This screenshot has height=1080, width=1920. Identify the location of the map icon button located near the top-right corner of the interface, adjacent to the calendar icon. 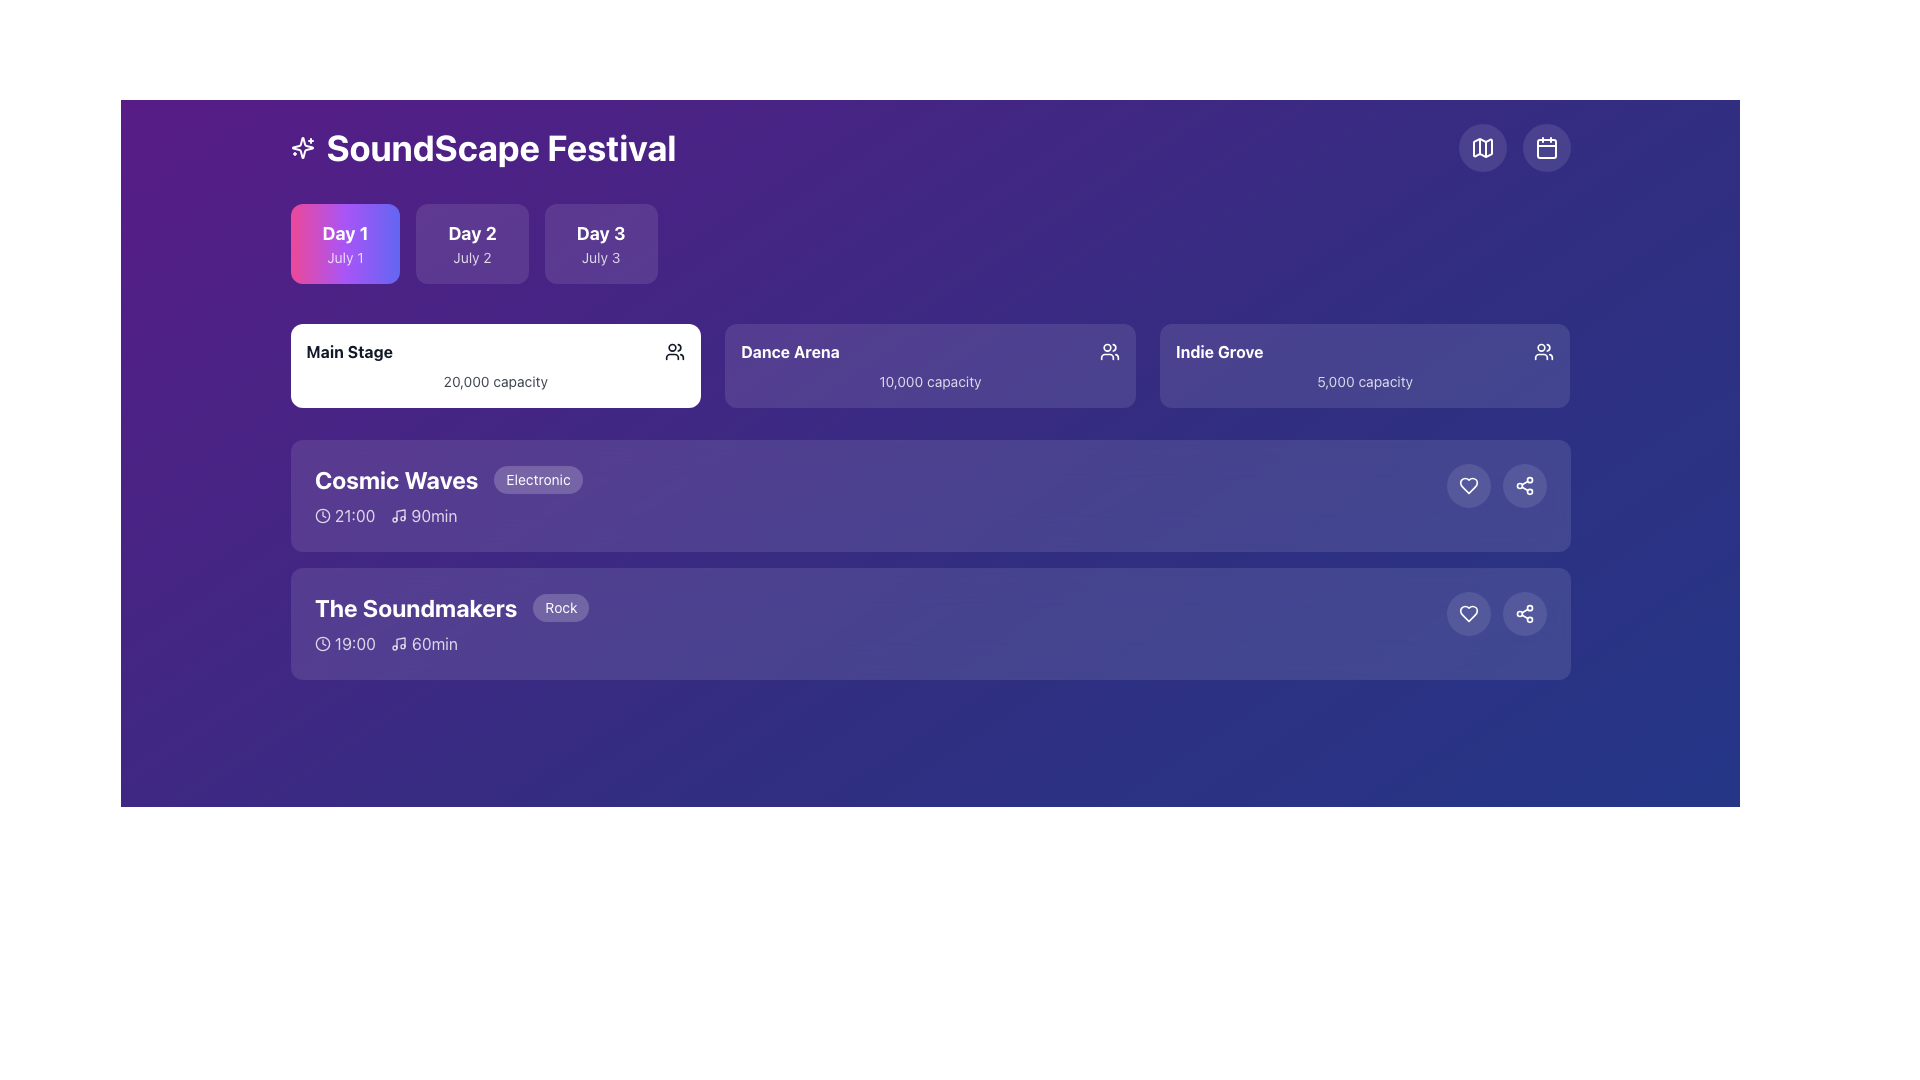
(1482, 146).